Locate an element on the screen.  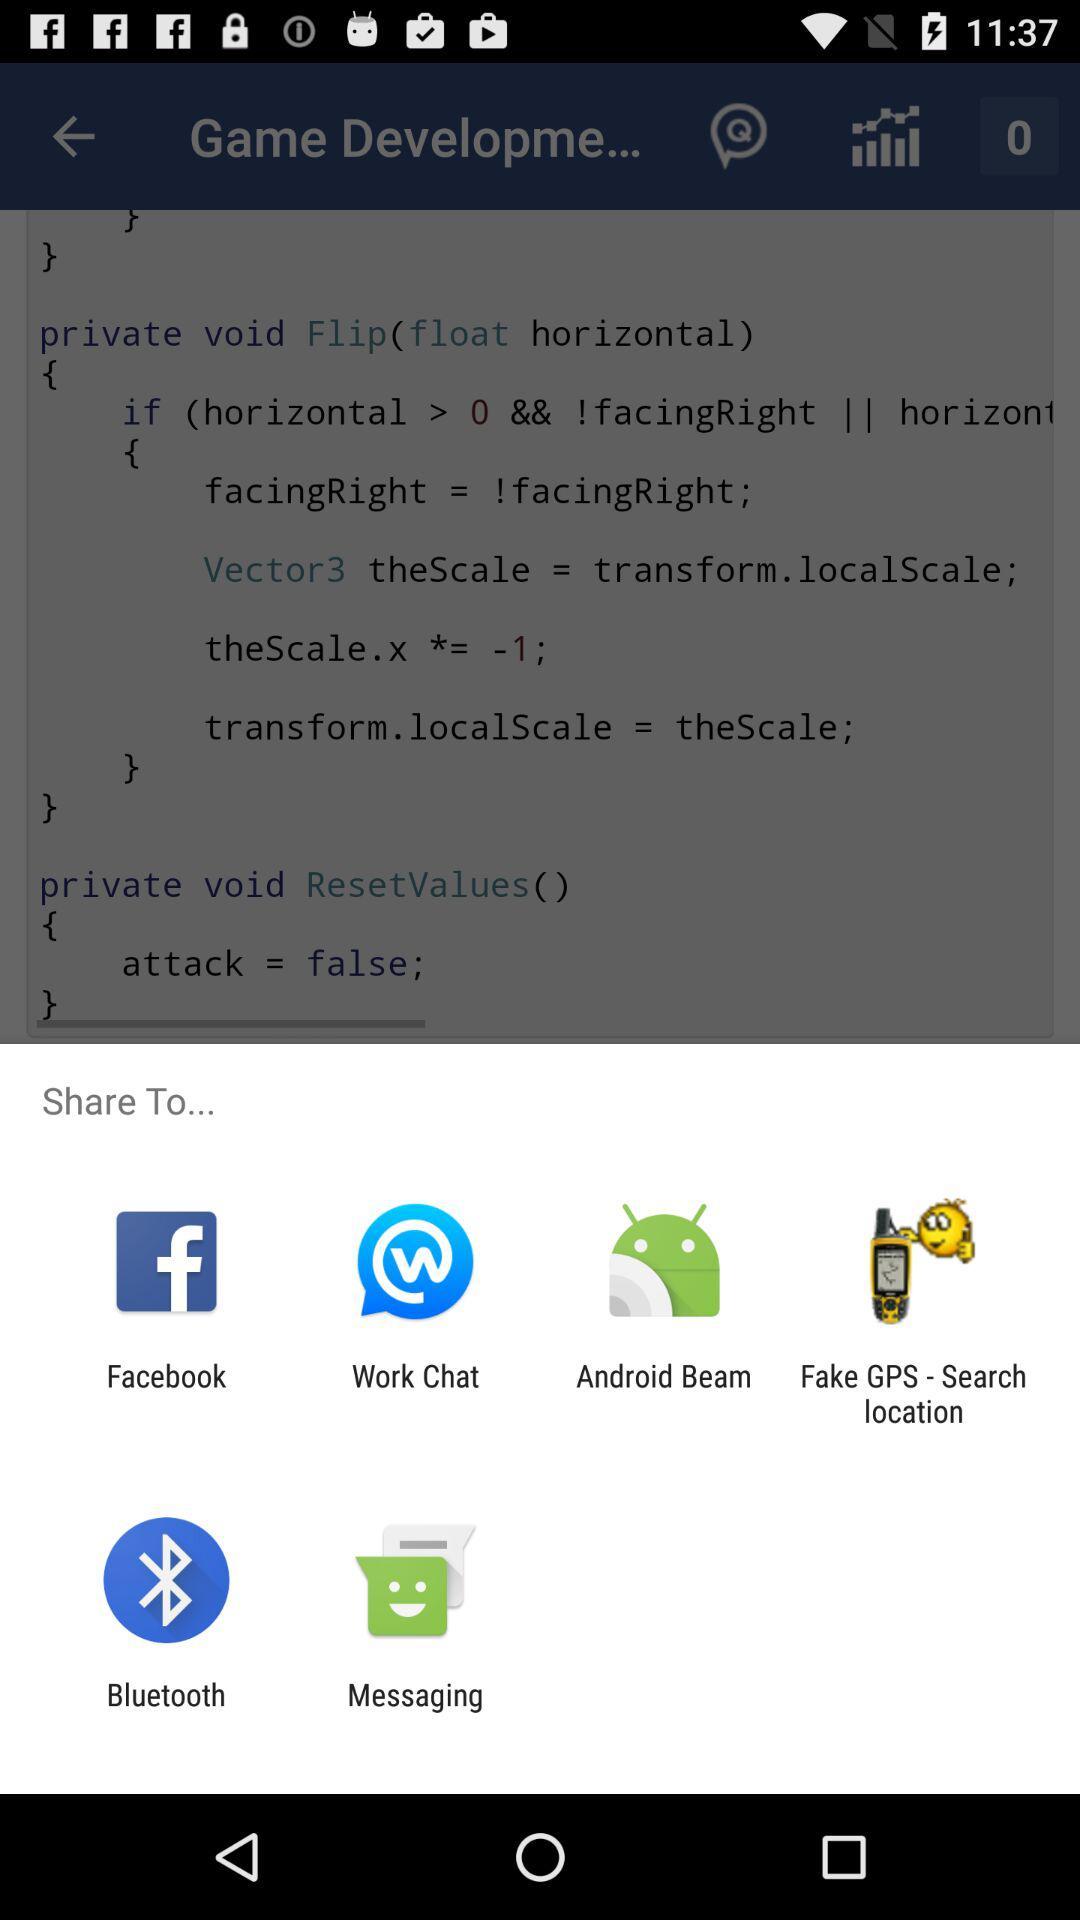
app at the bottom right corner is located at coordinates (913, 1392).